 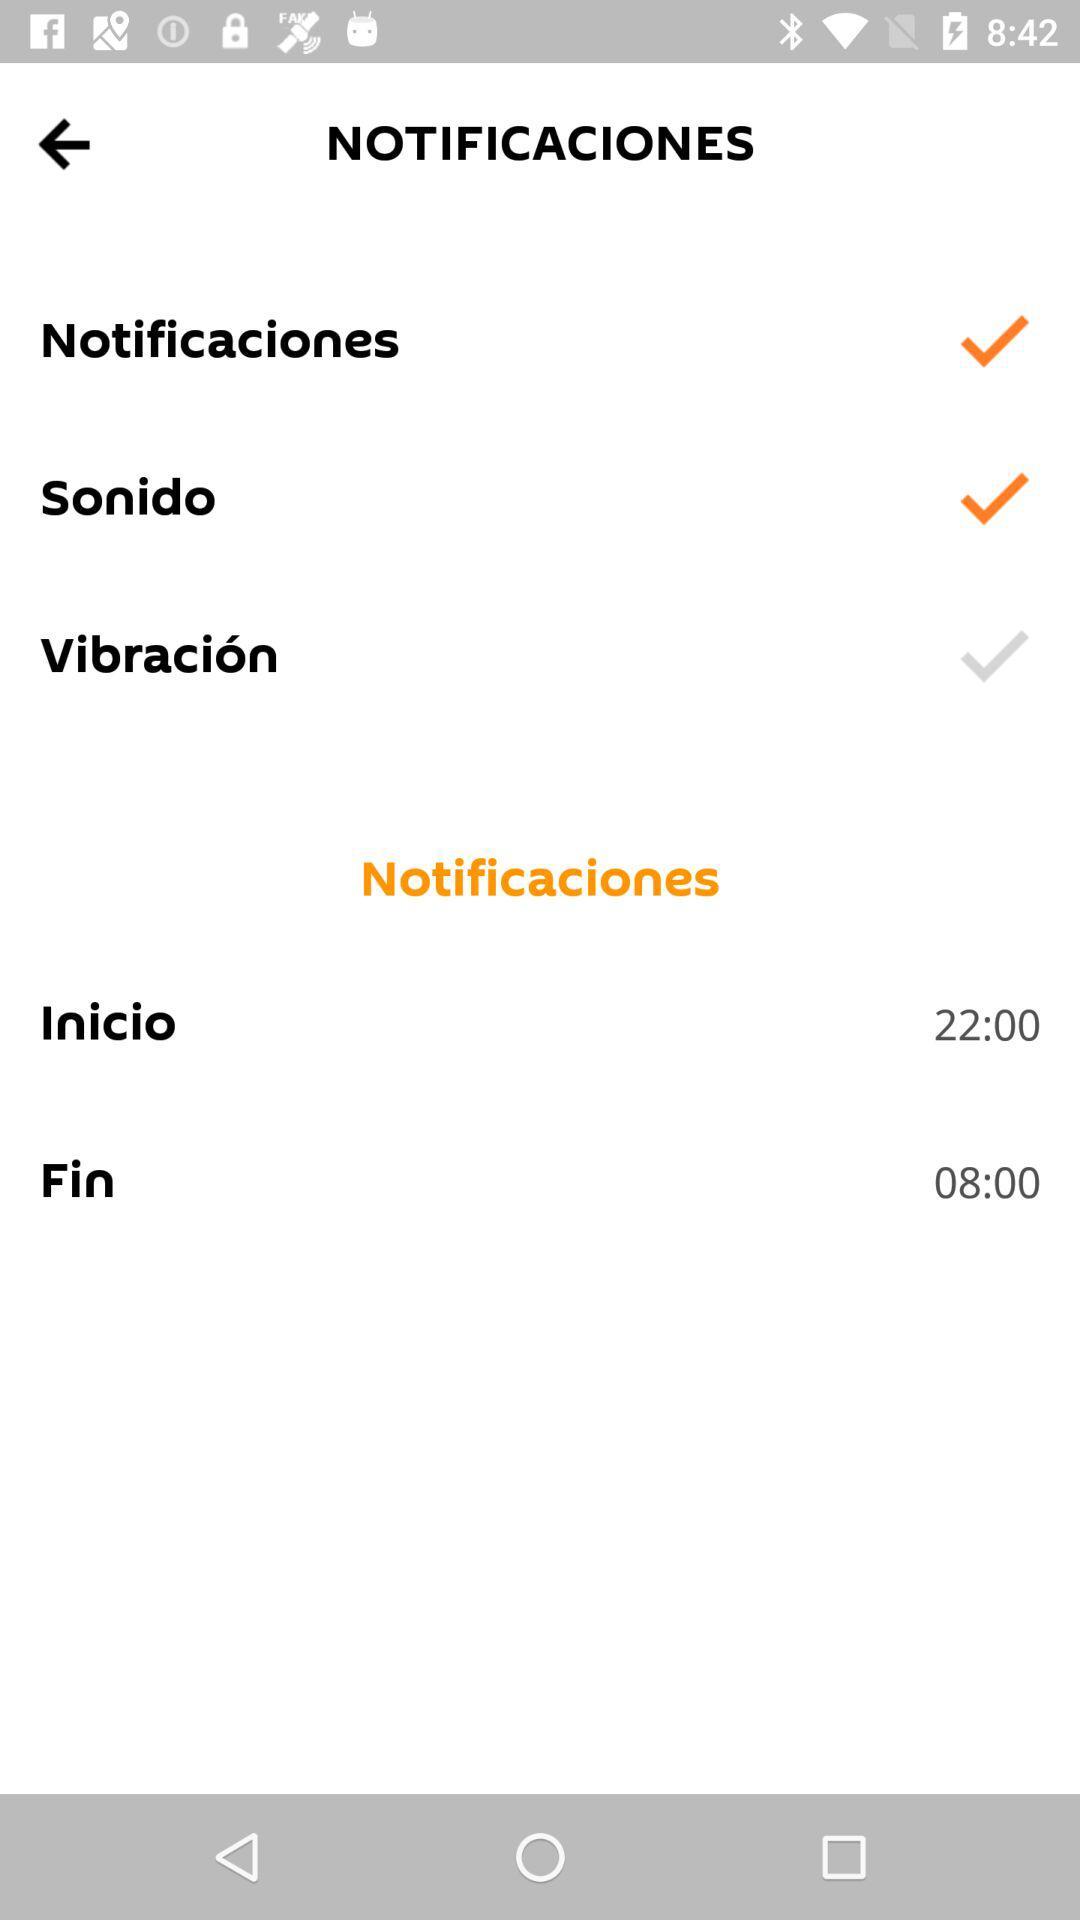 I want to click on app above the notificaciones app, so click(x=64, y=143).